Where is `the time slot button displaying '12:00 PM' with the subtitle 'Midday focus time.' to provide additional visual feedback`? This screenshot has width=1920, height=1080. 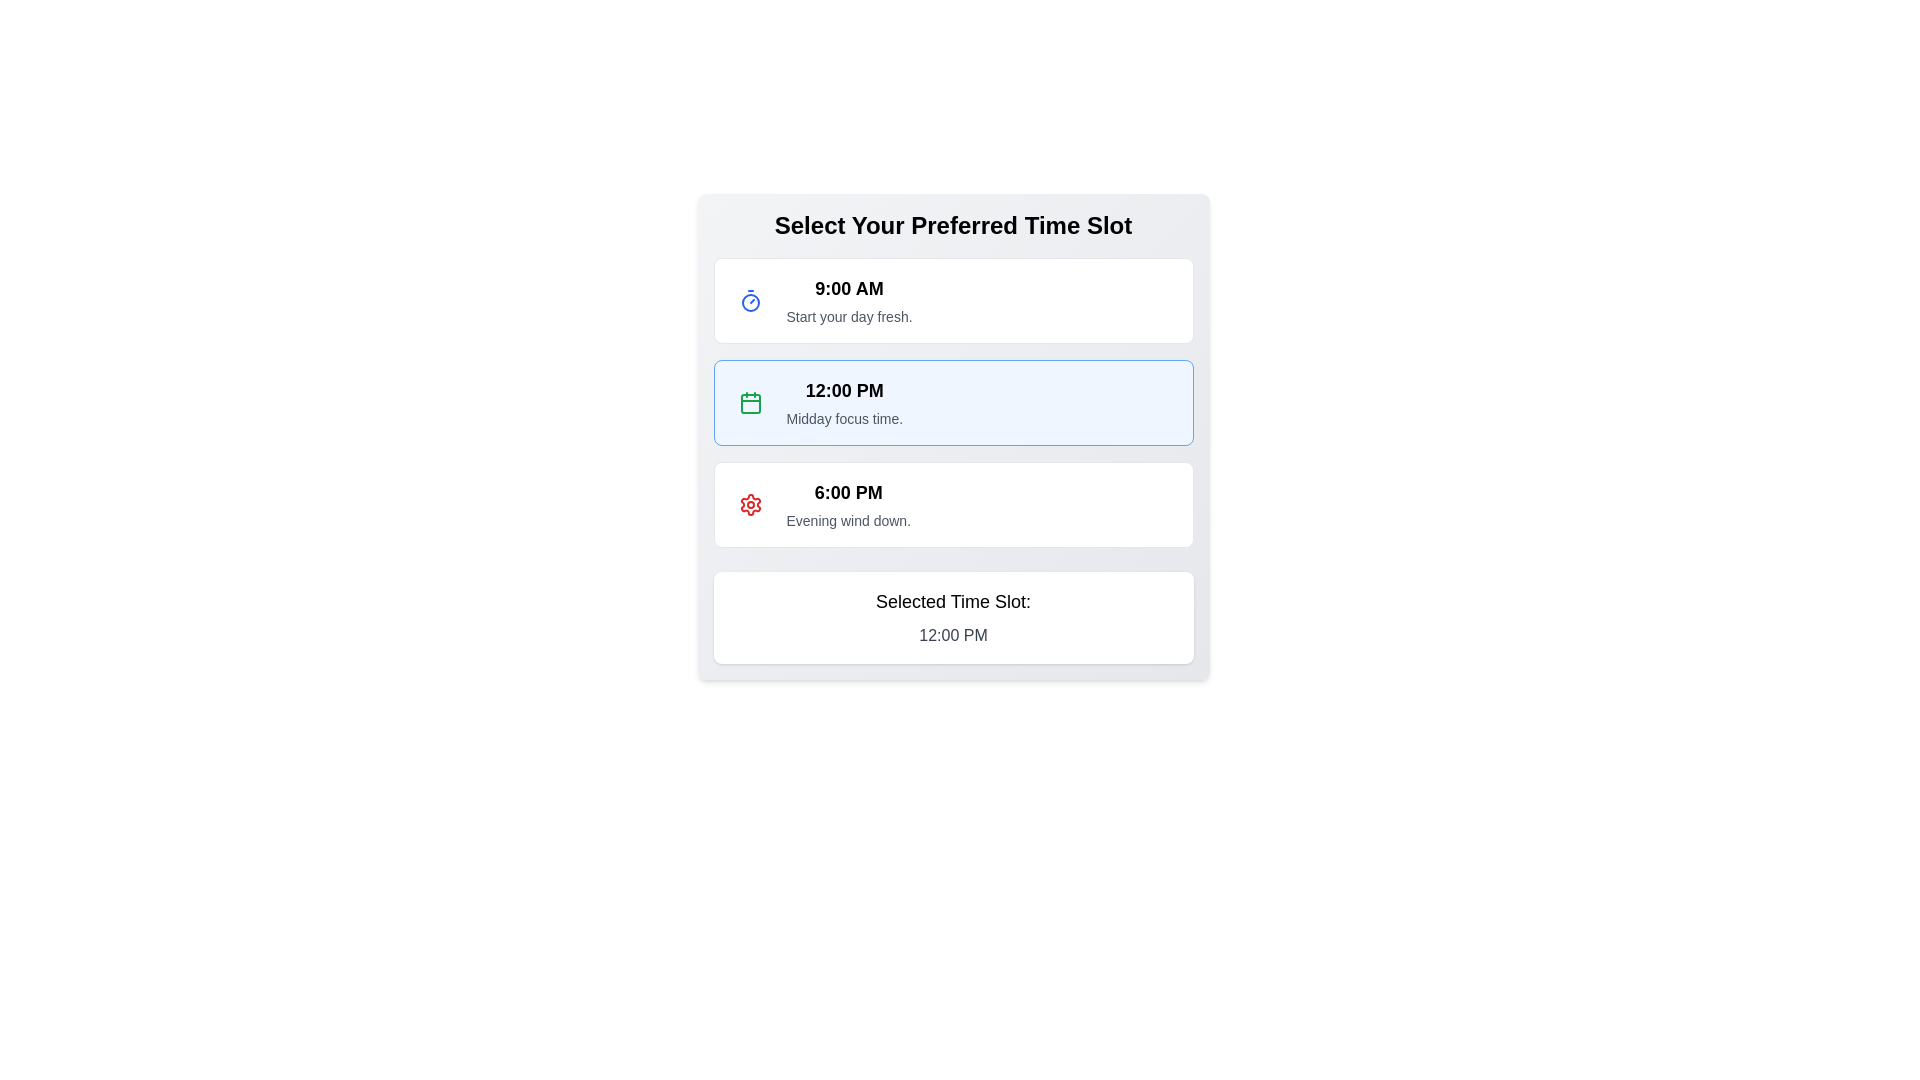
the time slot button displaying '12:00 PM' with the subtitle 'Midday focus time.' to provide additional visual feedback is located at coordinates (844, 402).